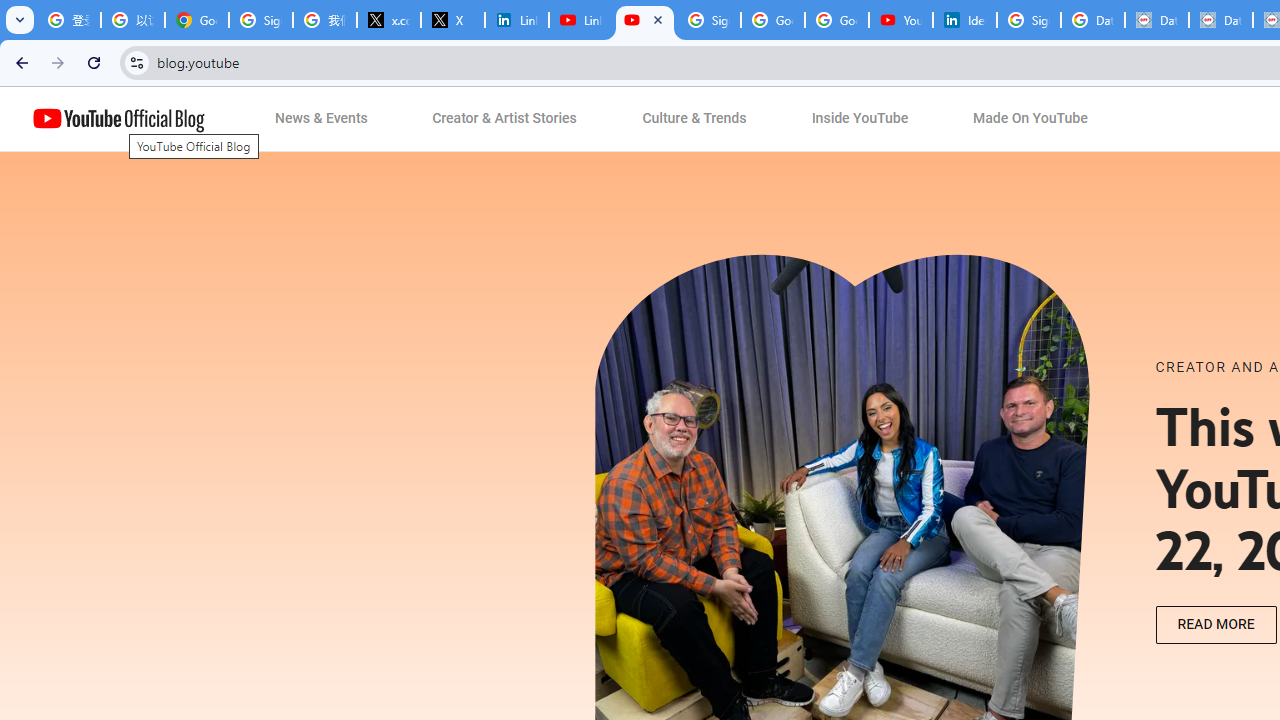 The image size is (1280, 720). Describe the element at coordinates (505, 119) in the screenshot. I see `'Creator & Artist Stories'` at that location.